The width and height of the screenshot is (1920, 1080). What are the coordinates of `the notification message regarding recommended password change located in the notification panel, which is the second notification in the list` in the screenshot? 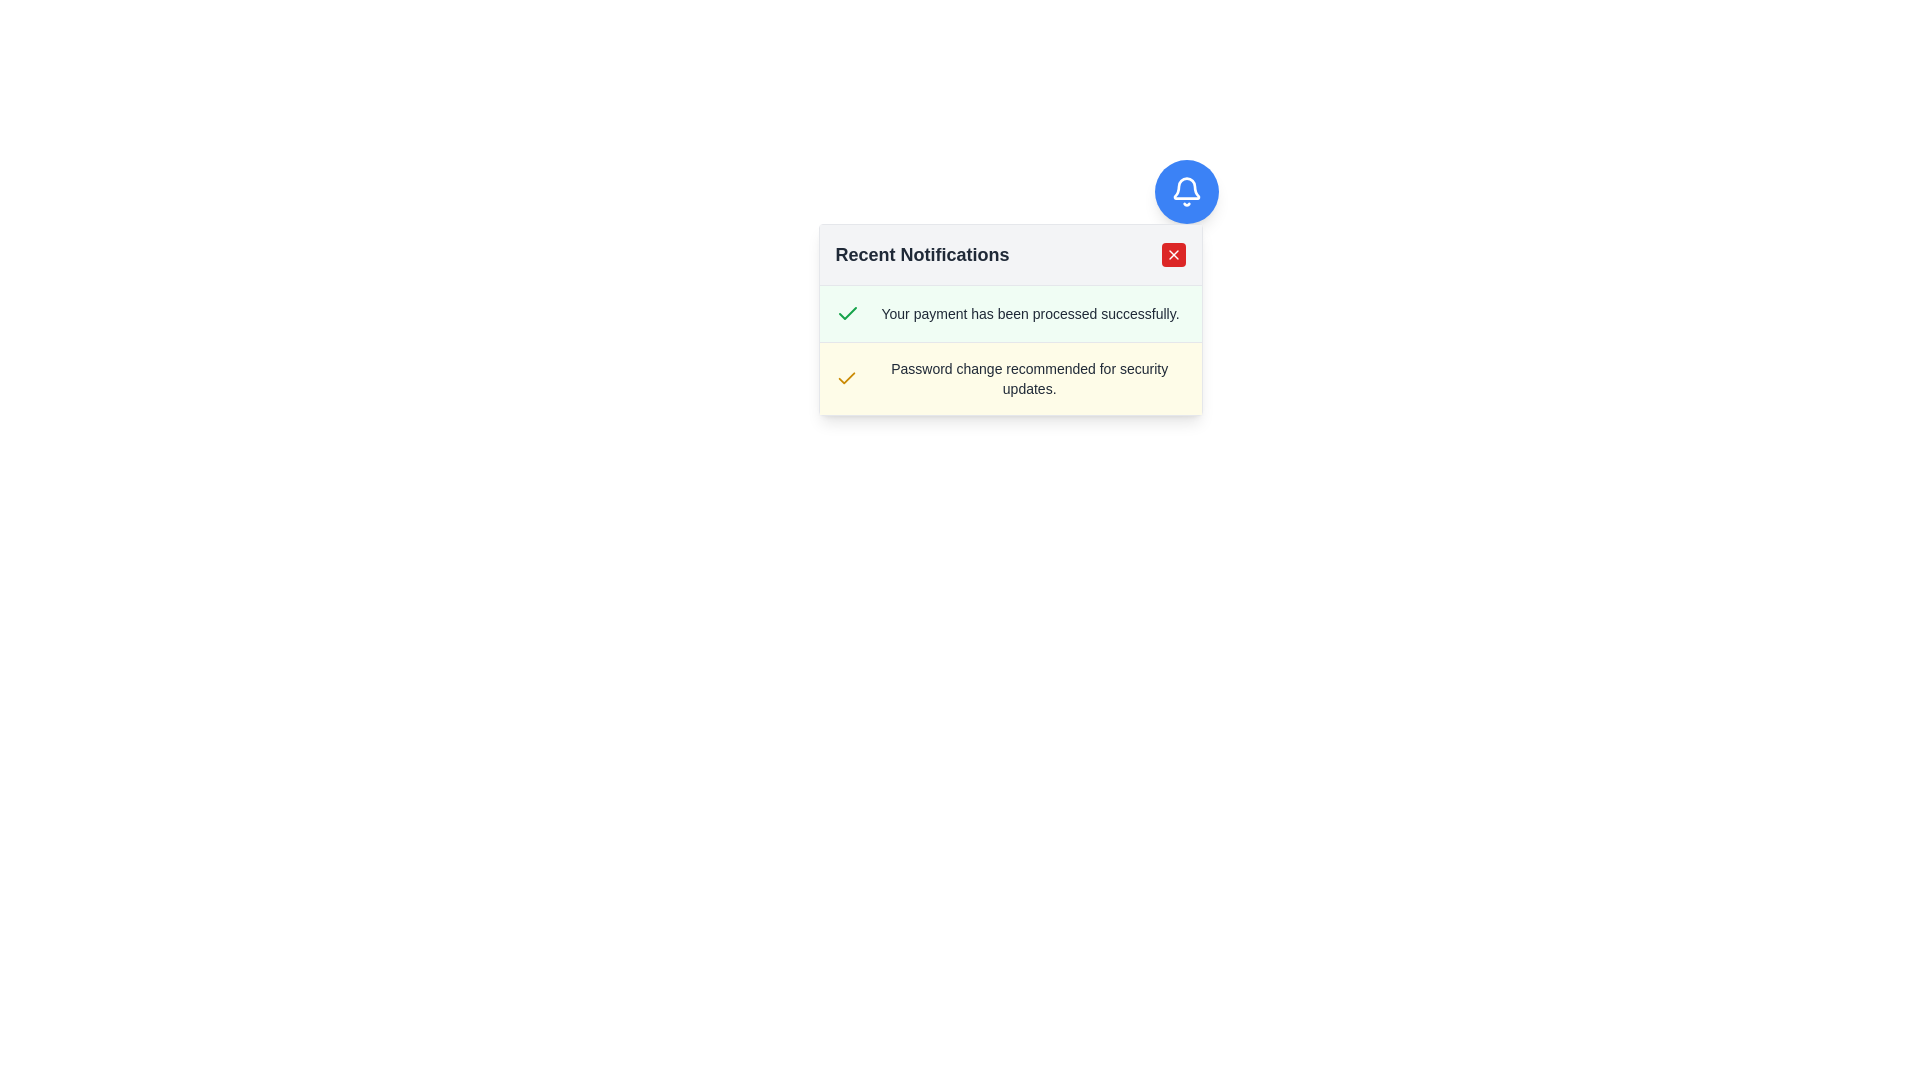 It's located at (1010, 378).